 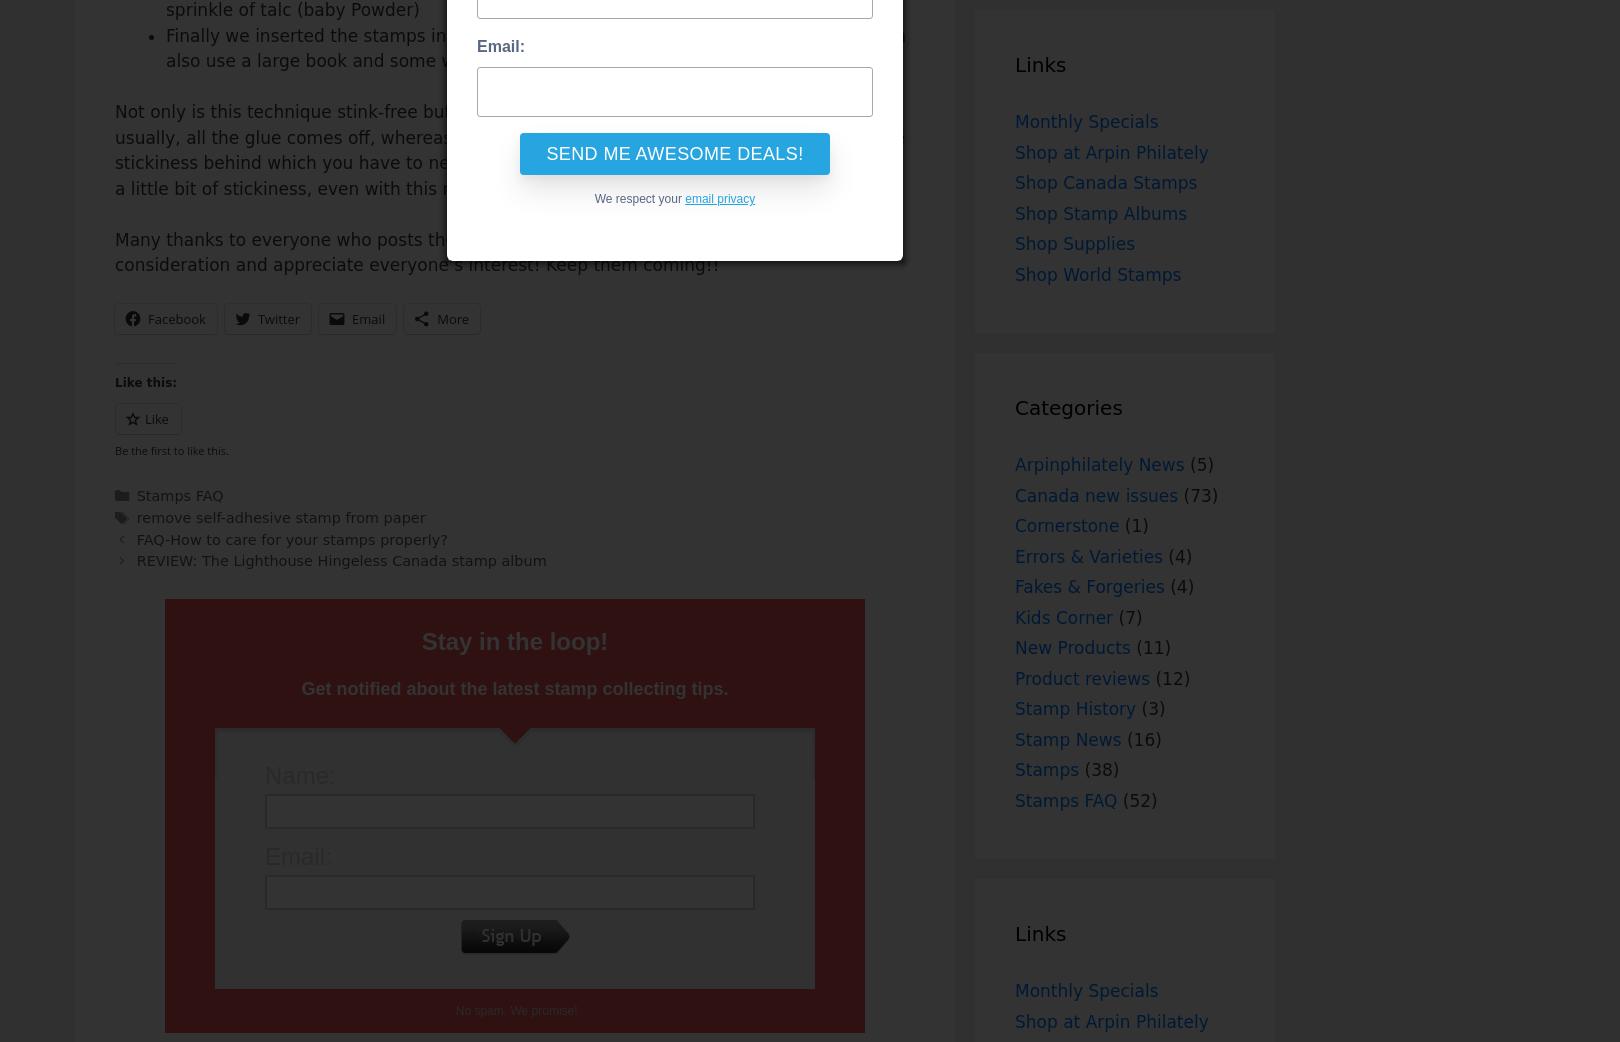 I want to click on '(73)', so click(x=1196, y=494).